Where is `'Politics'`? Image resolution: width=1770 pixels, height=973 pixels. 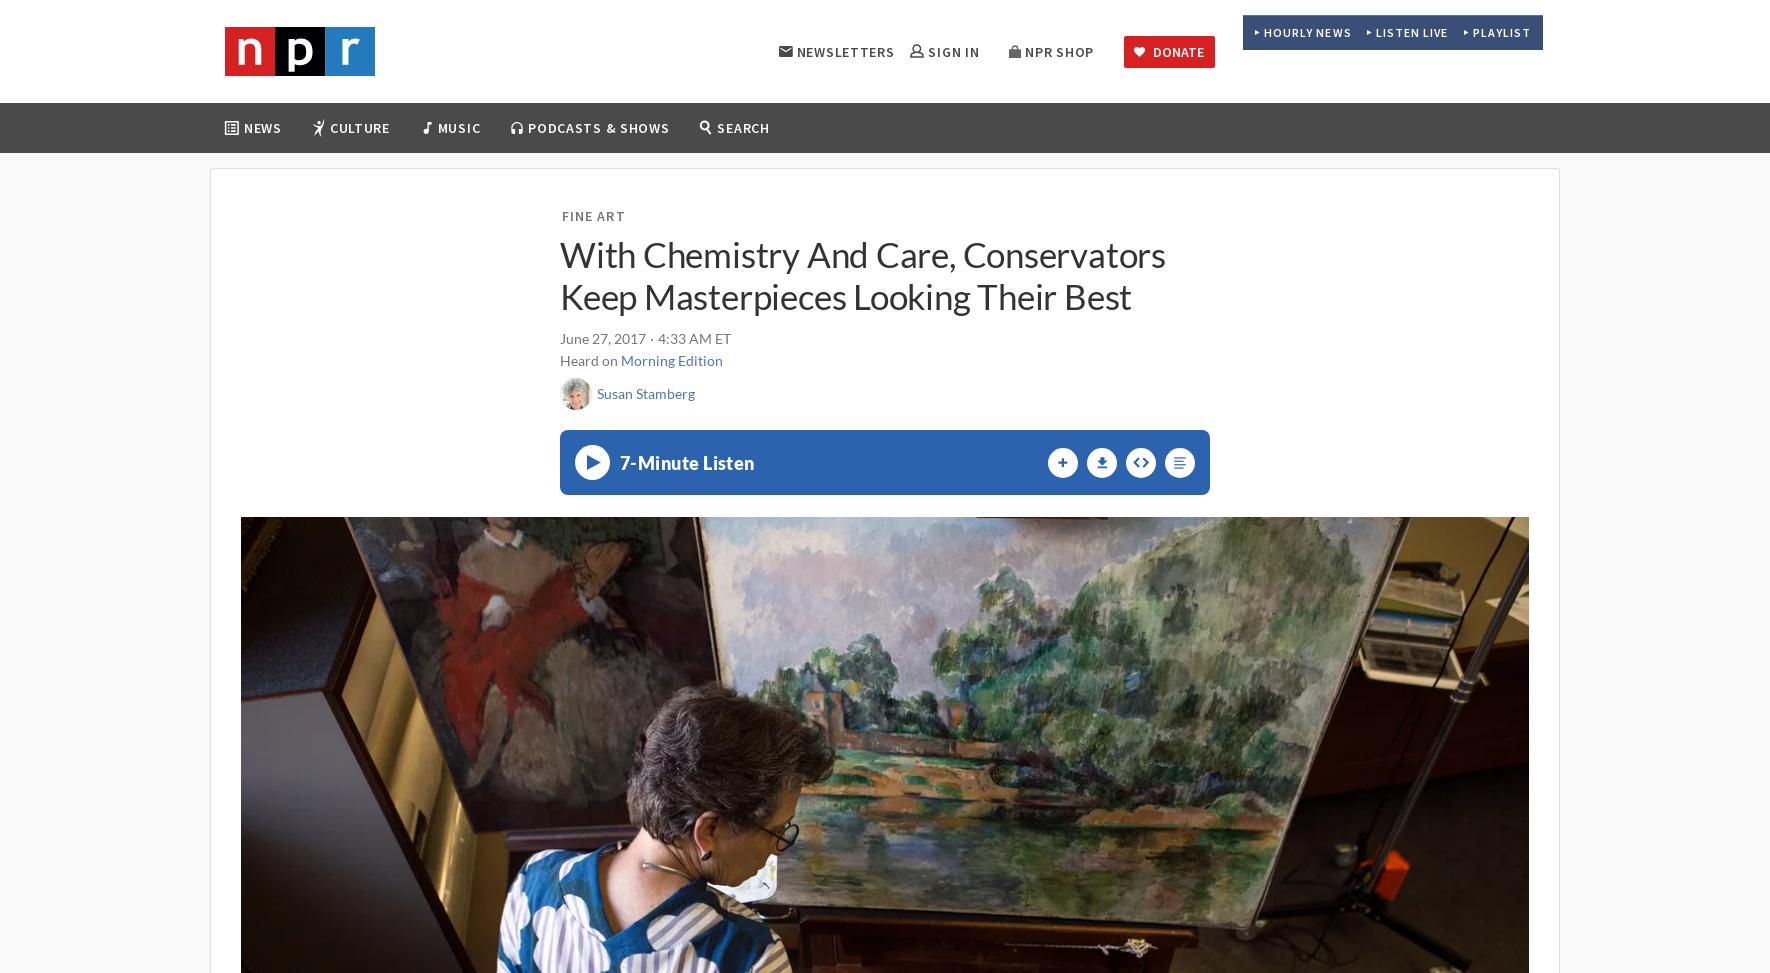
'Politics' is located at coordinates (280, 236).